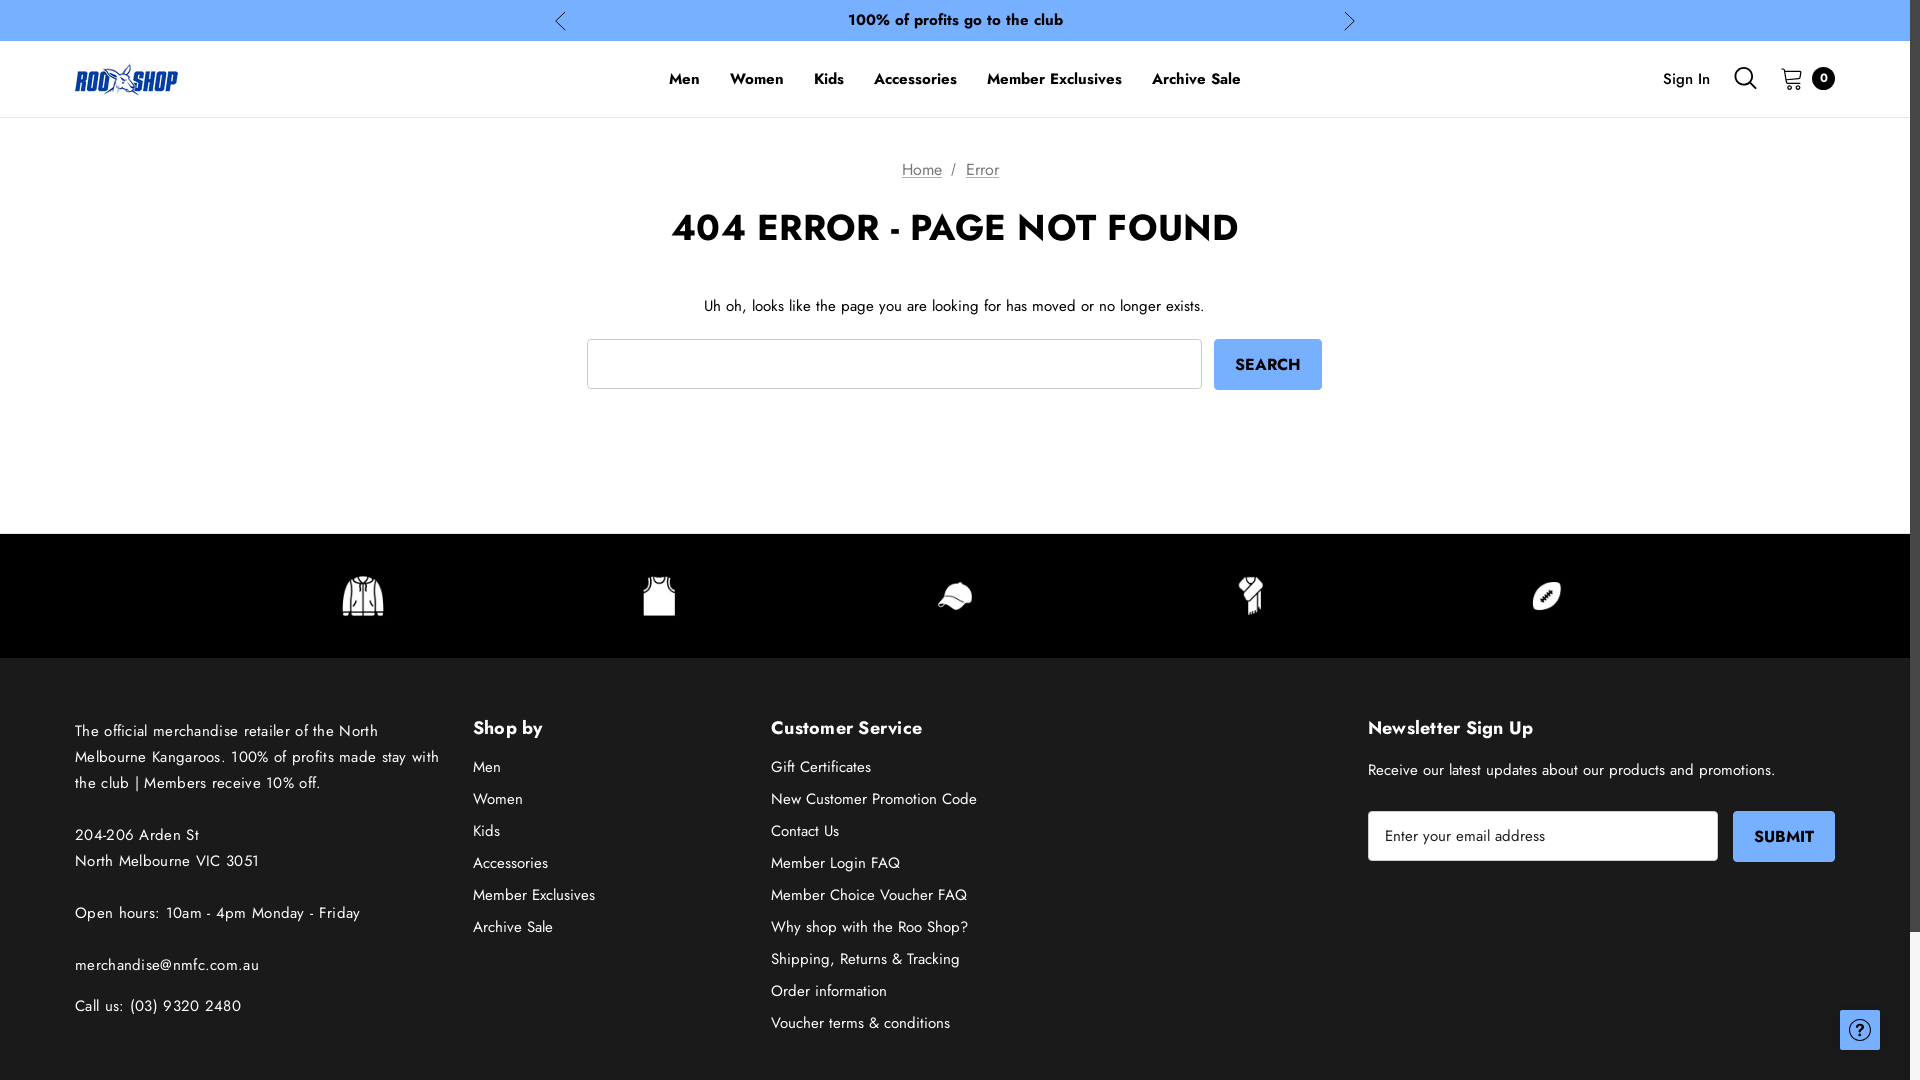 This screenshot has height=1080, width=1920. What do you see at coordinates (1651, 77) in the screenshot?
I see `'Sign In'` at bounding box center [1651, 77].